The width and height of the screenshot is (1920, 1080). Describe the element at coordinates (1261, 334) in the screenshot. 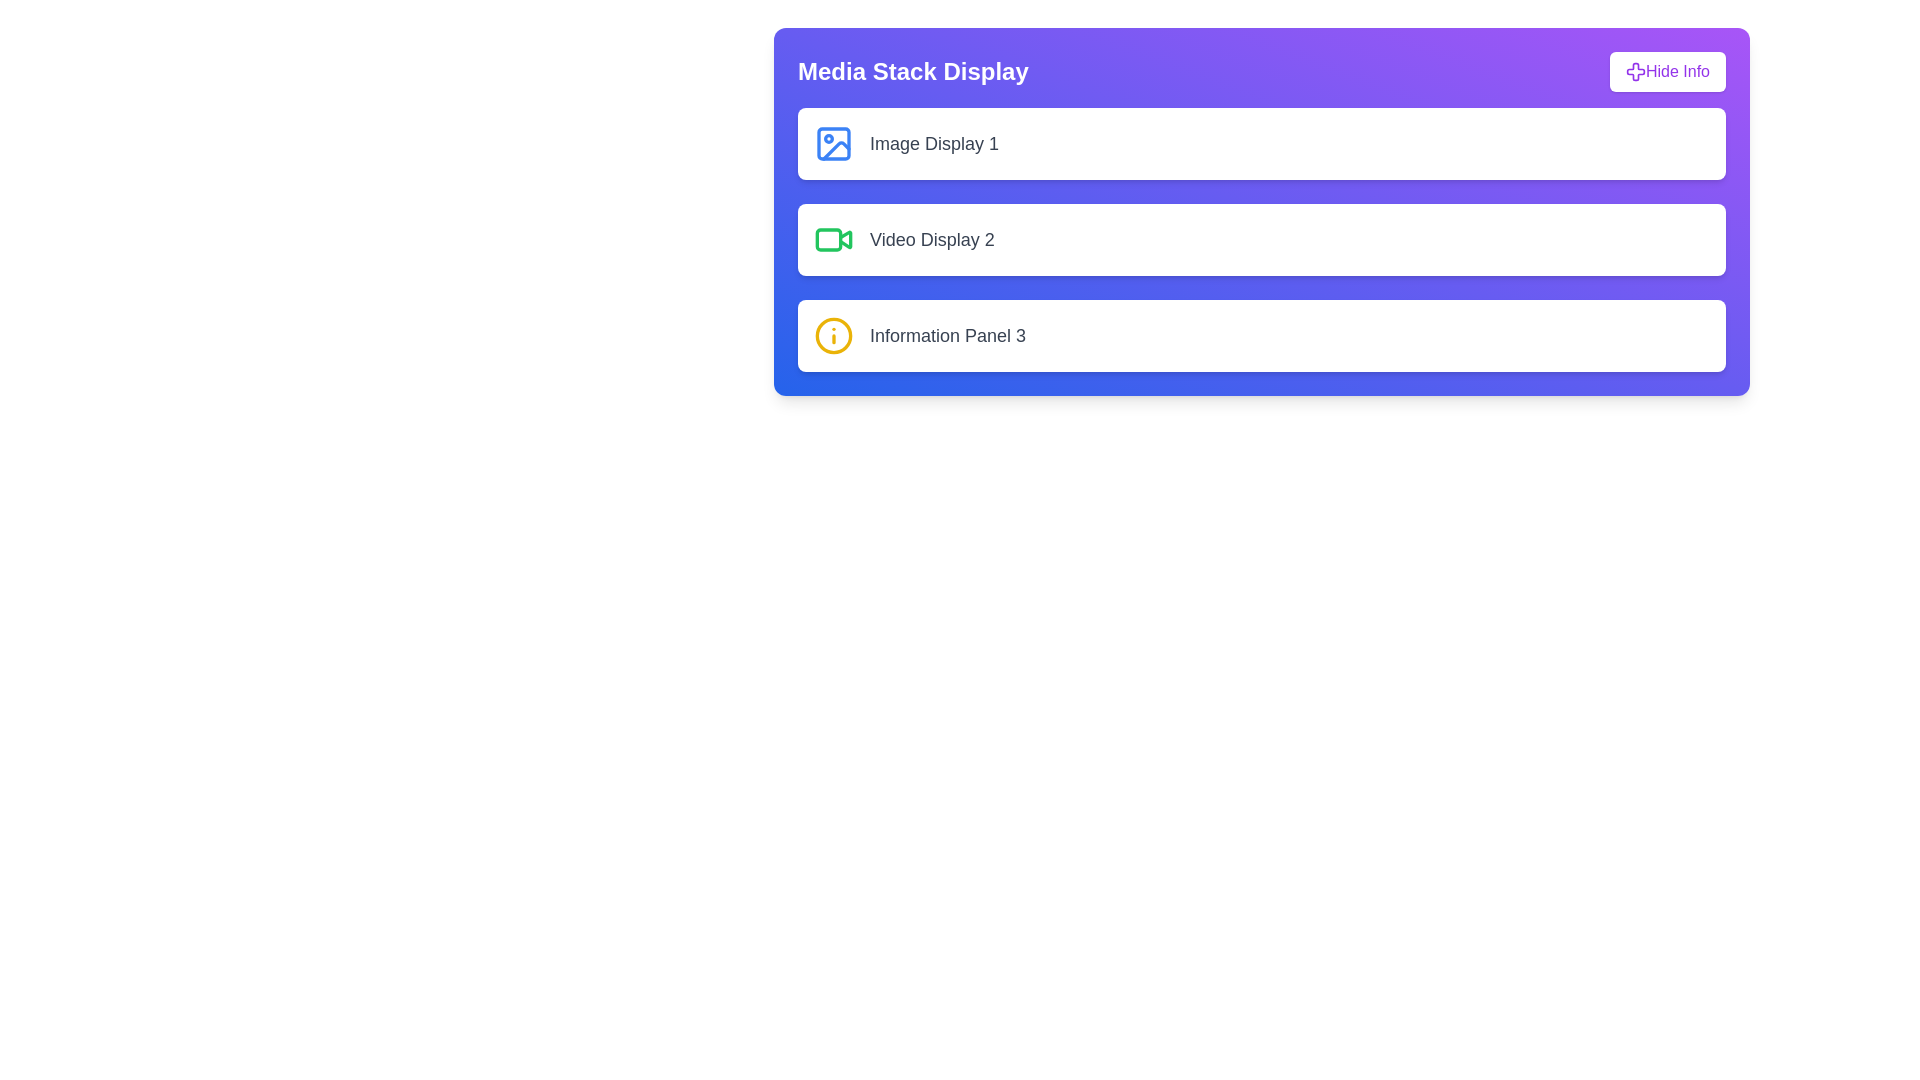

I see `the 'Information Panel 3', which is the third panel in a vertical stack of informational cards located at the bottom of the stack` at that location.